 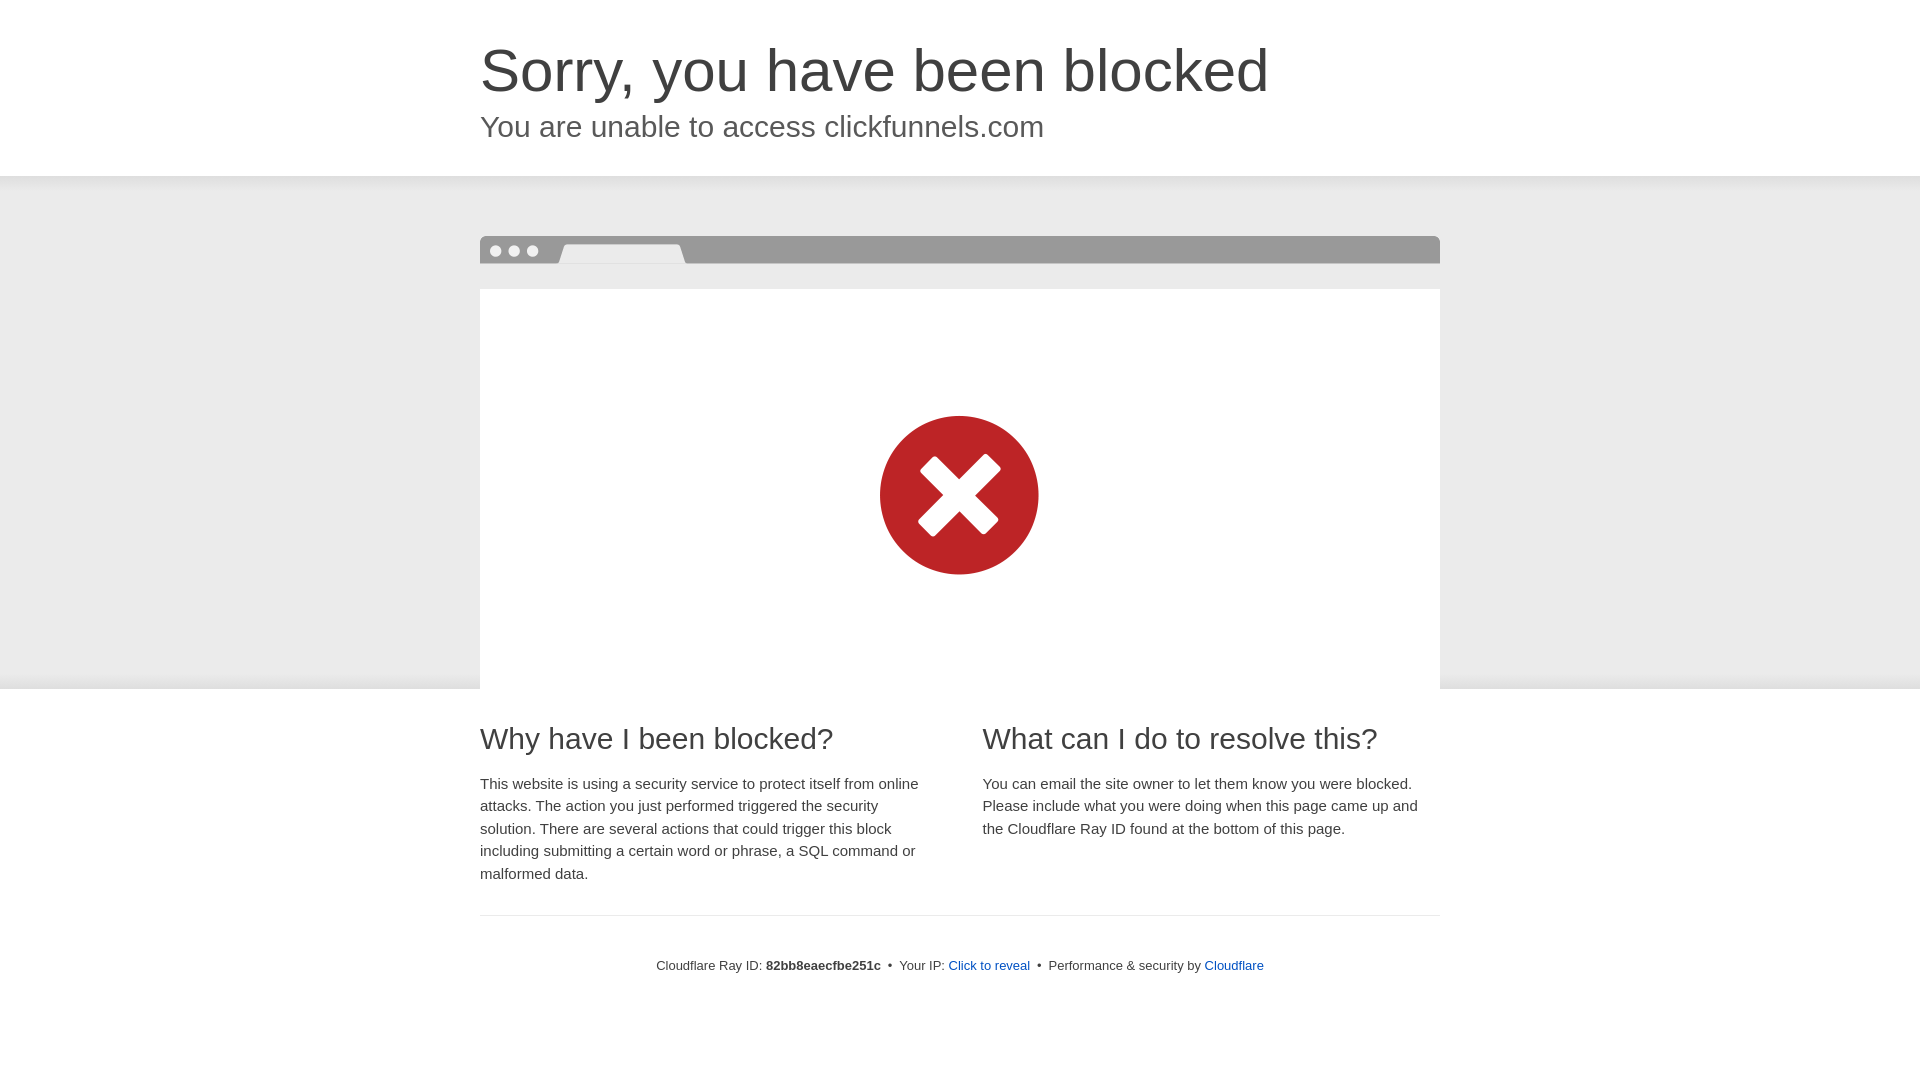 What do you see at coordinates (1233, 964) in the screenshot?
I see `'Cloudflare'` at bounding box center [1233, 964].